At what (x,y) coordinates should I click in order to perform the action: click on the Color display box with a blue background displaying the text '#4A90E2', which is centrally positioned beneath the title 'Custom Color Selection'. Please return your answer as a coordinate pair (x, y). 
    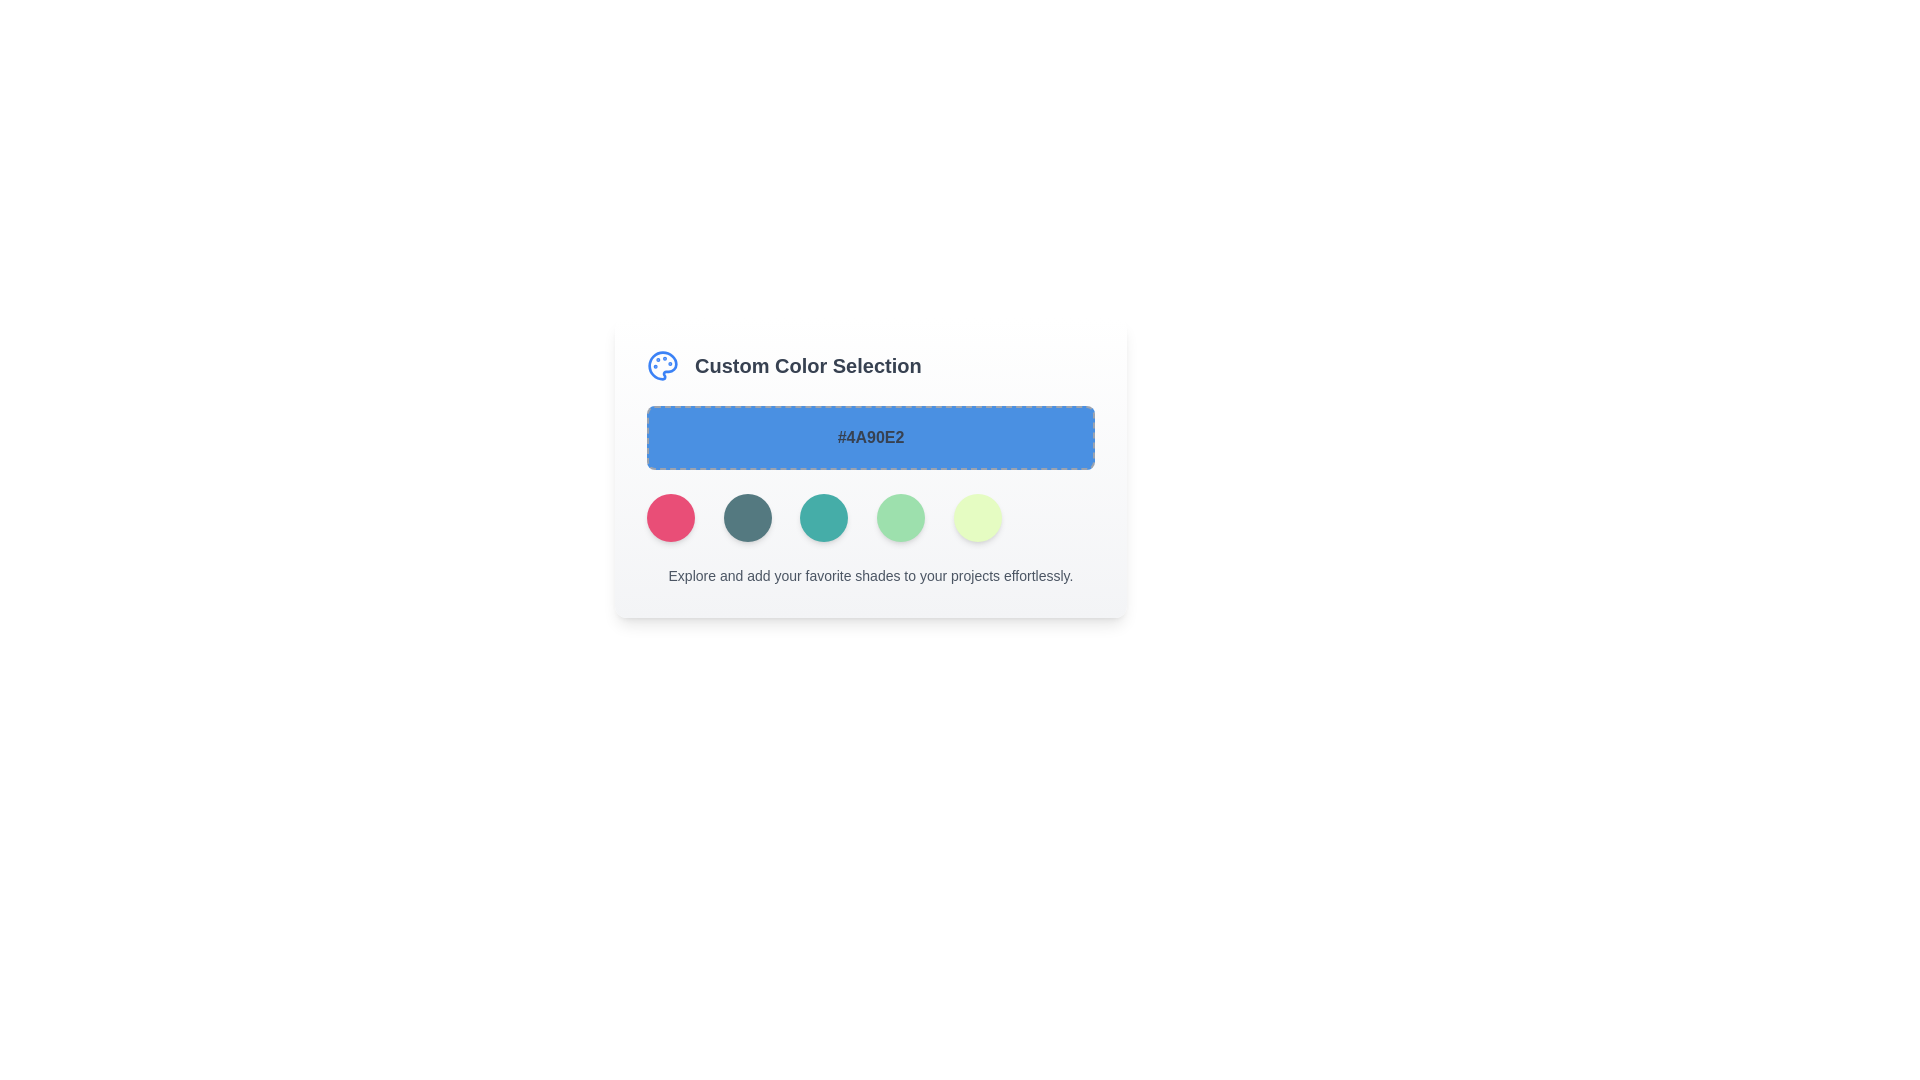
    Looking at the image, I should click on (870, 437).